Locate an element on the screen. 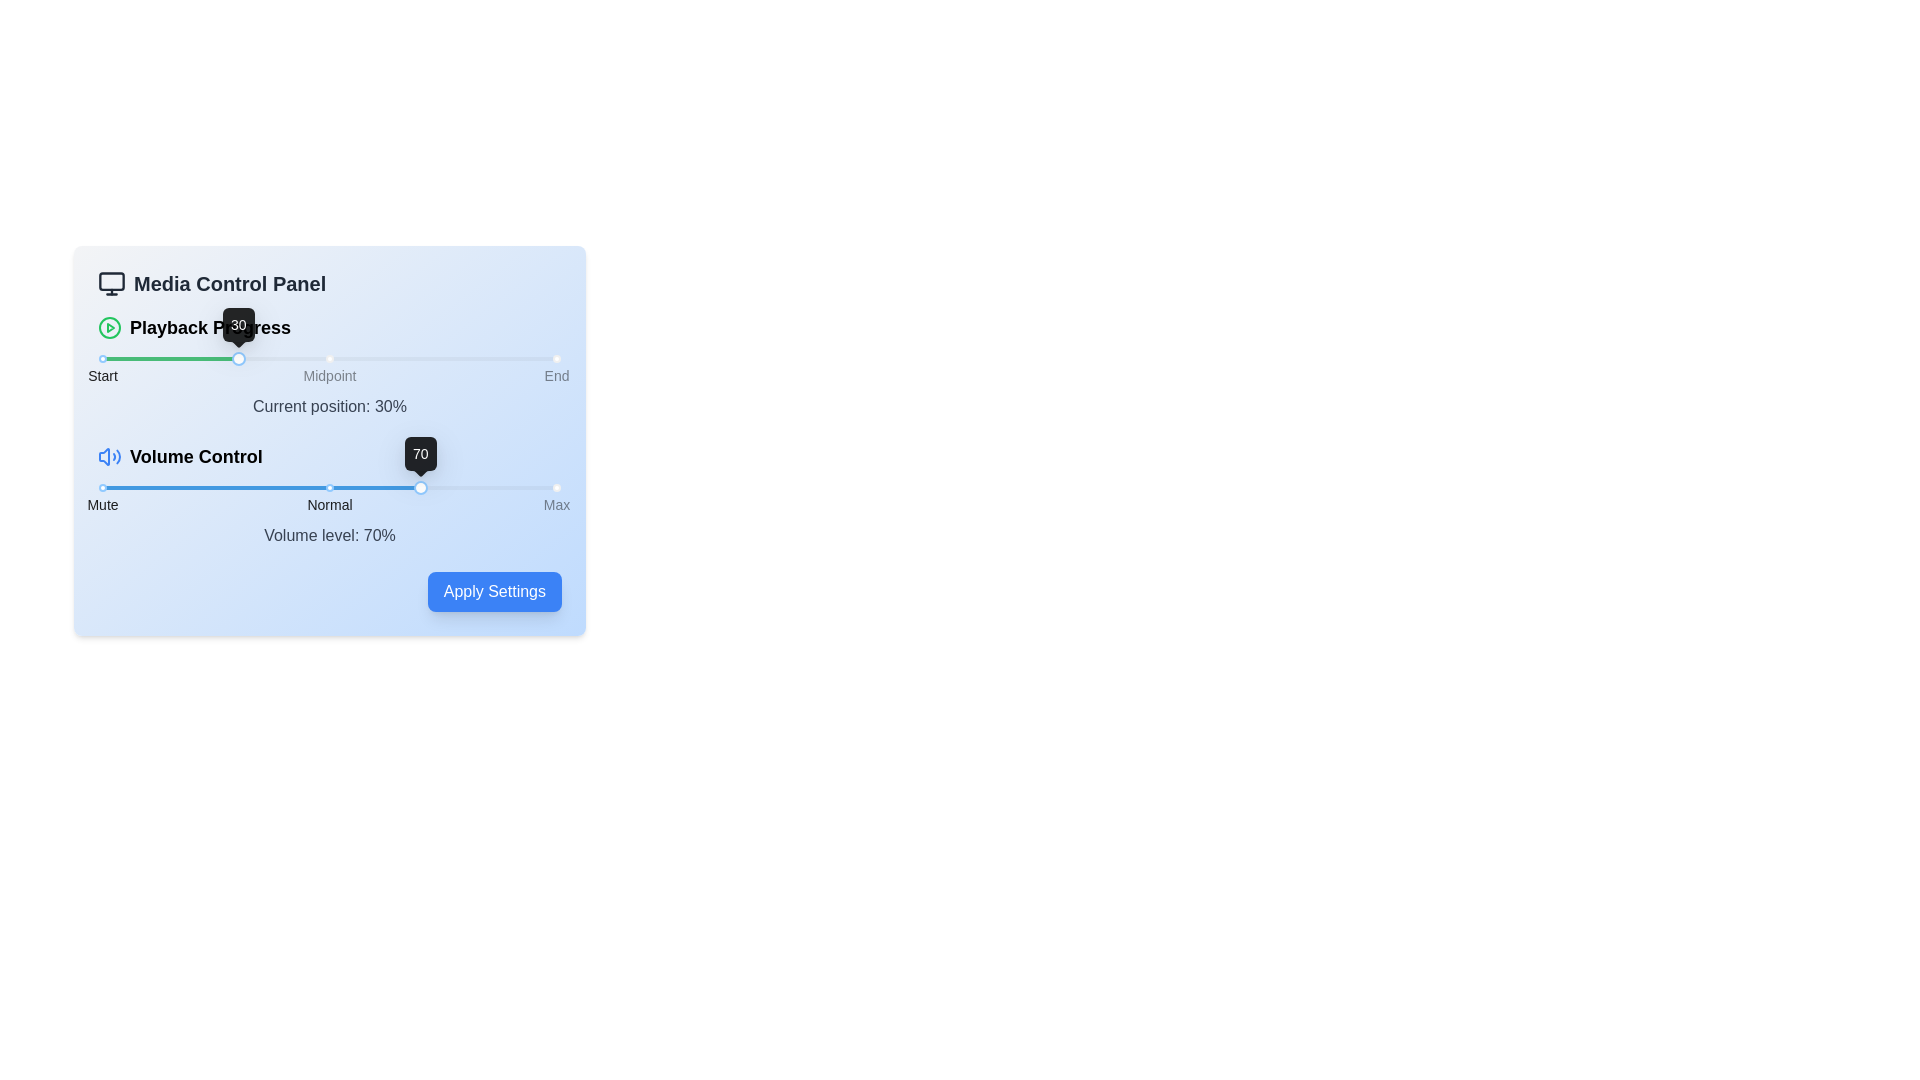  the slider is located at coordinates (162, 488).